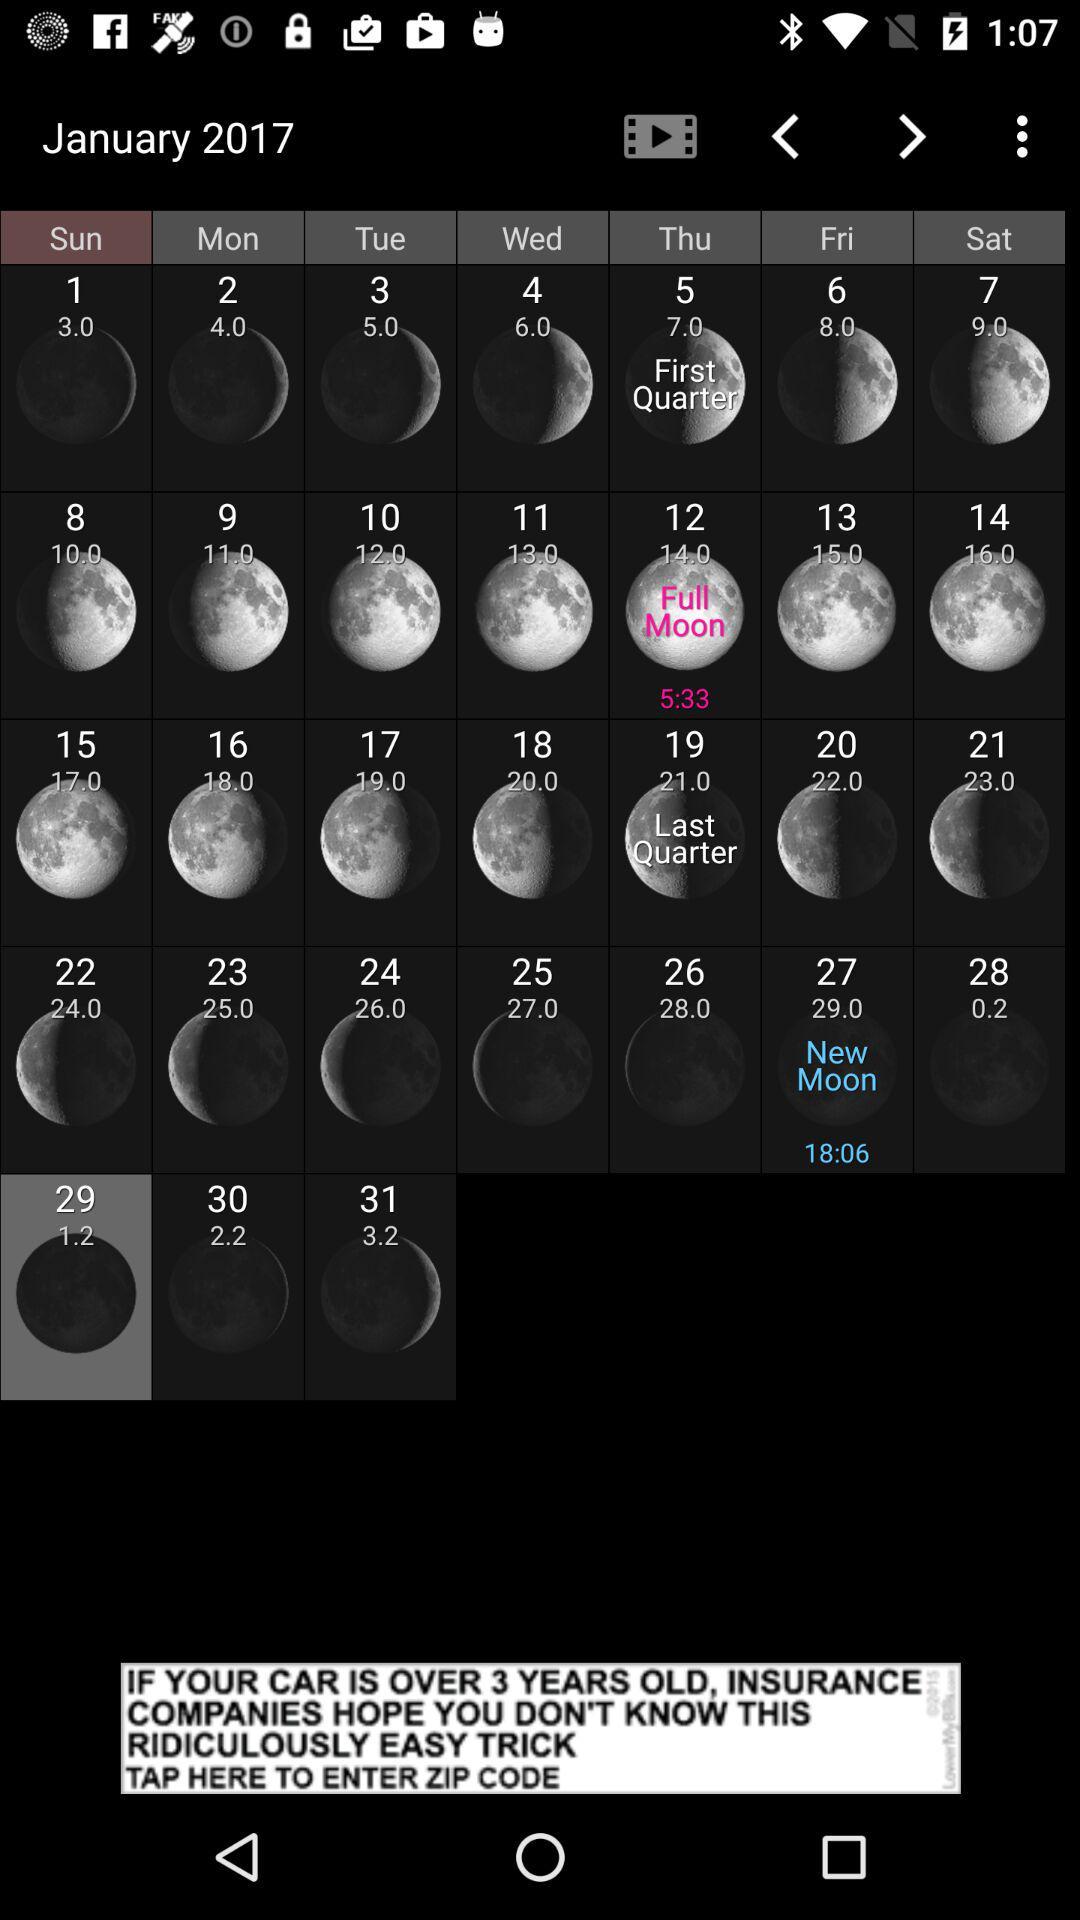  I want to click on youtube, so click(659, 135).